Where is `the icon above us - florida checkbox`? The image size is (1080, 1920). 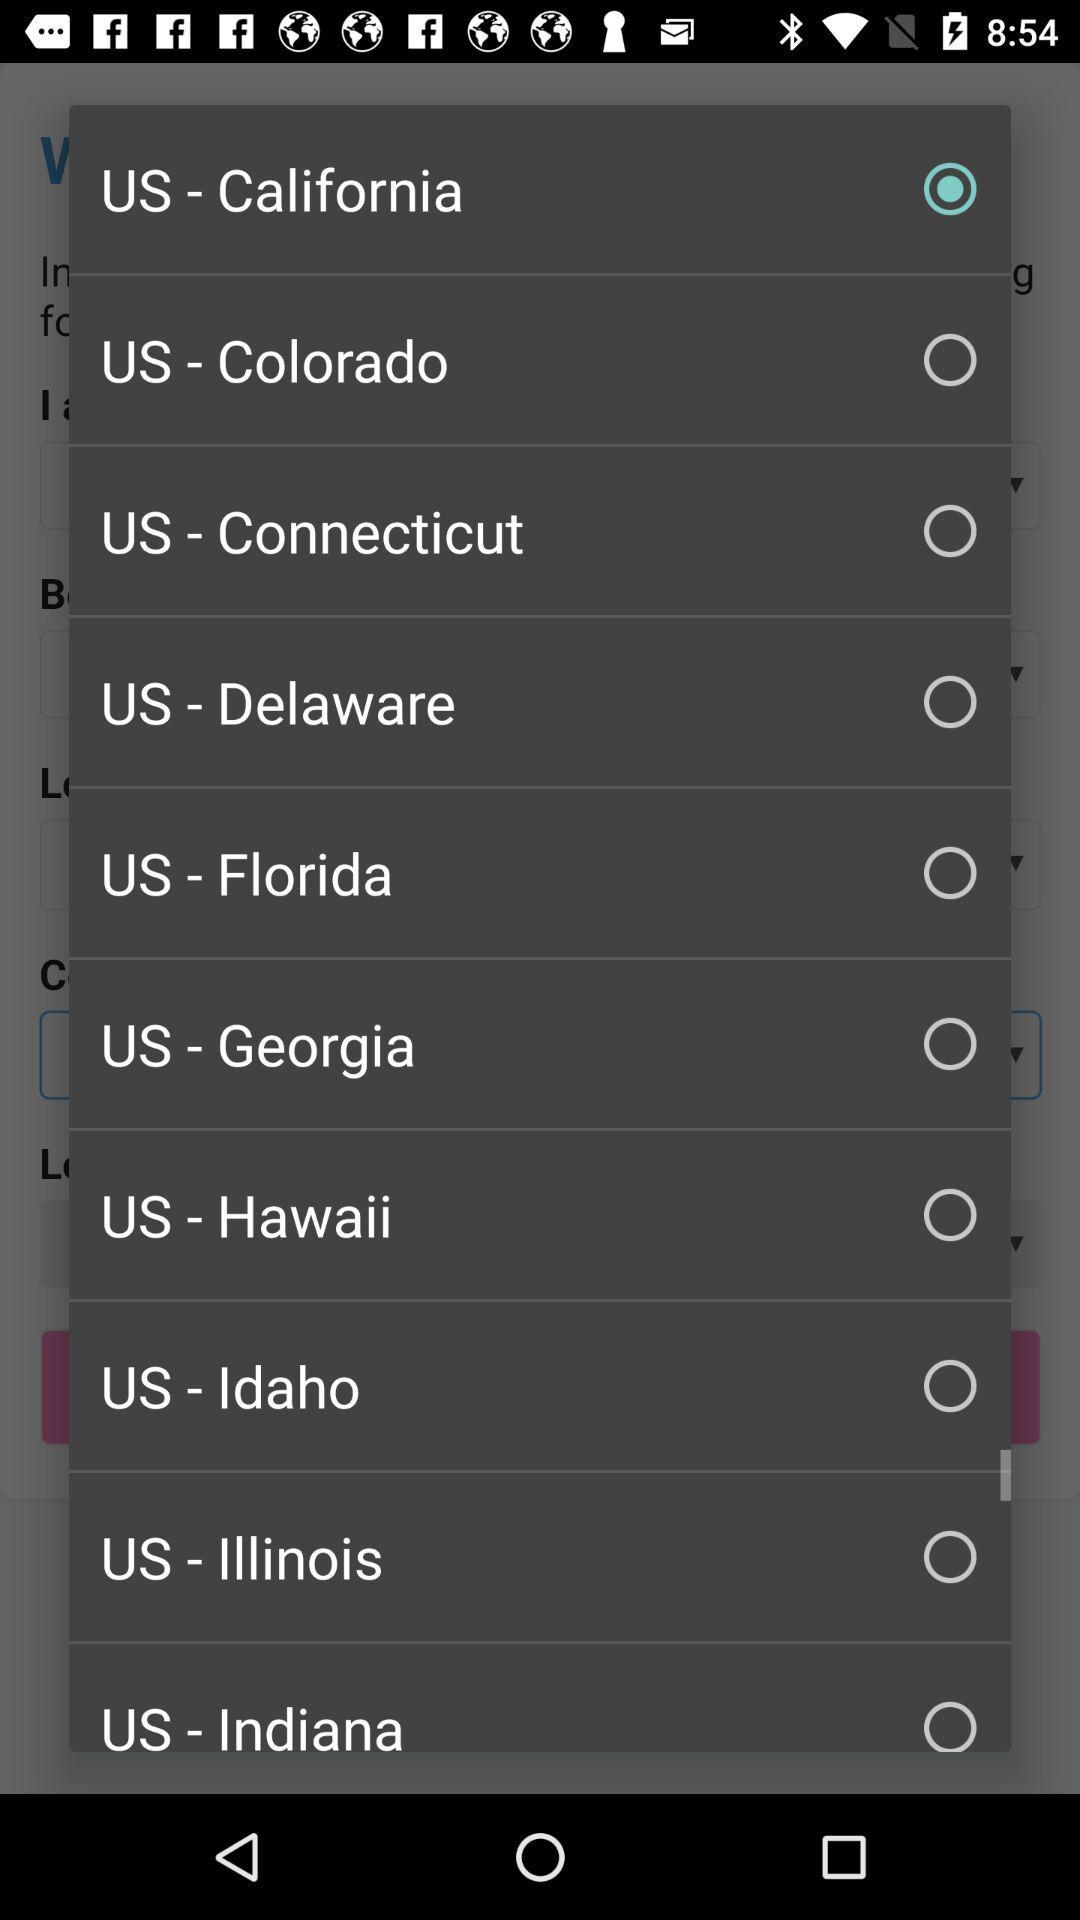
the icon above us - florida checkbox is located at coordinates (540, 701).